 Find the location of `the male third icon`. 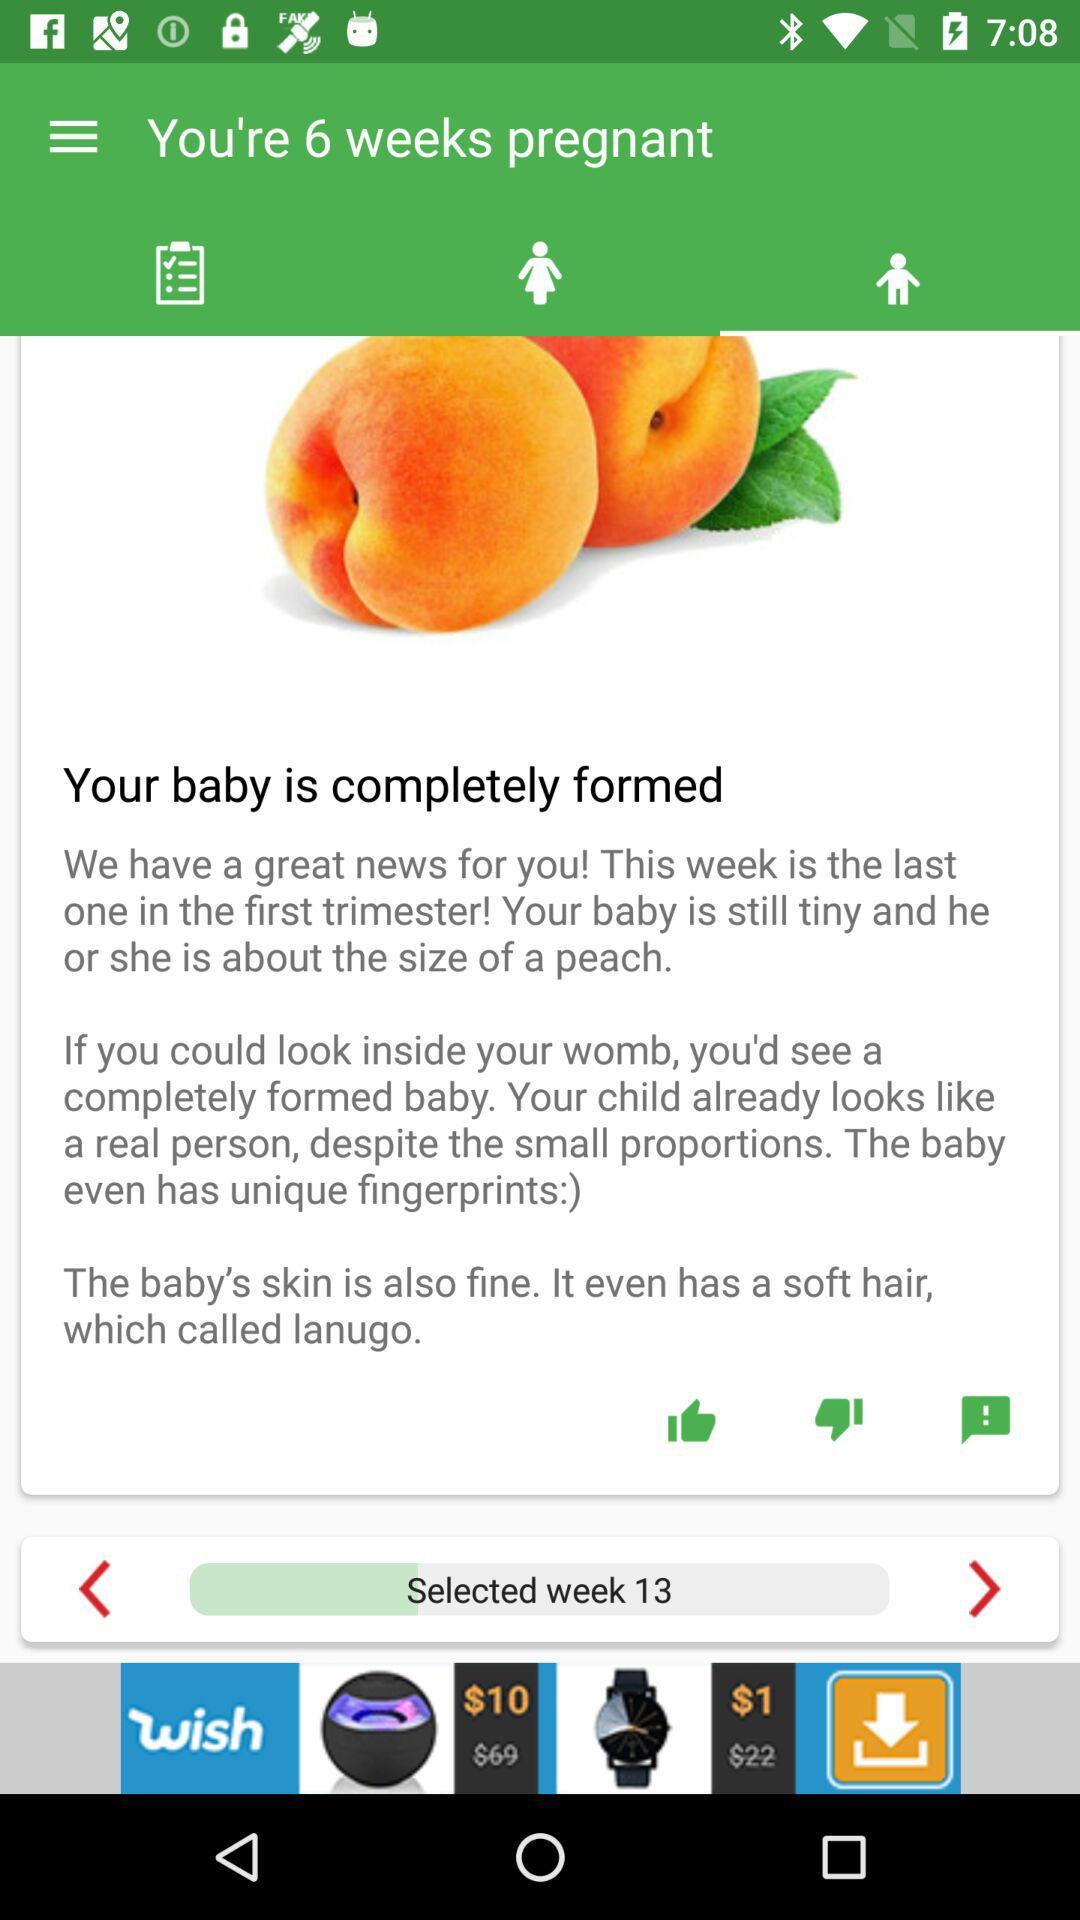

the male third icon is located at coordinates (900, 272).